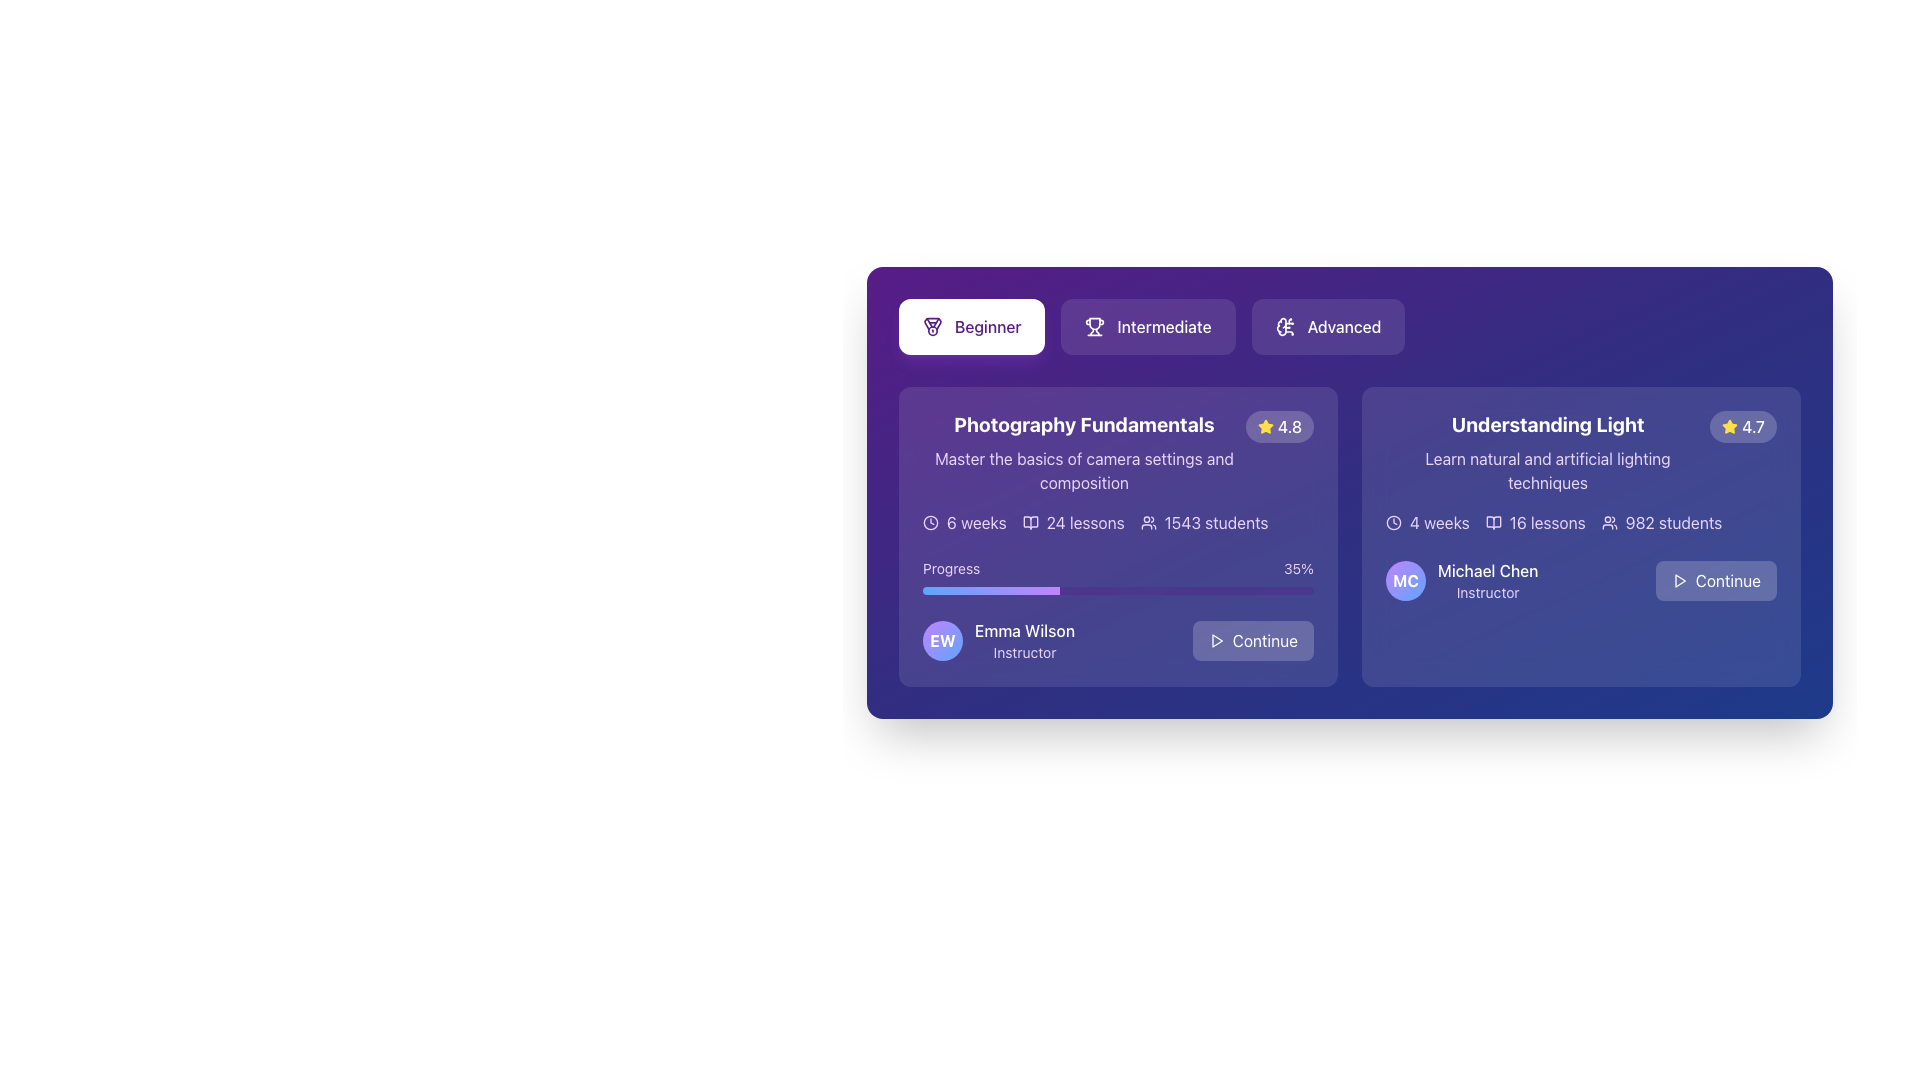 The height and width of the screenshot is (1080, 1920). I want to click on the Profile avatar representing instructor 'Emma Wilson', so click(941, 640).